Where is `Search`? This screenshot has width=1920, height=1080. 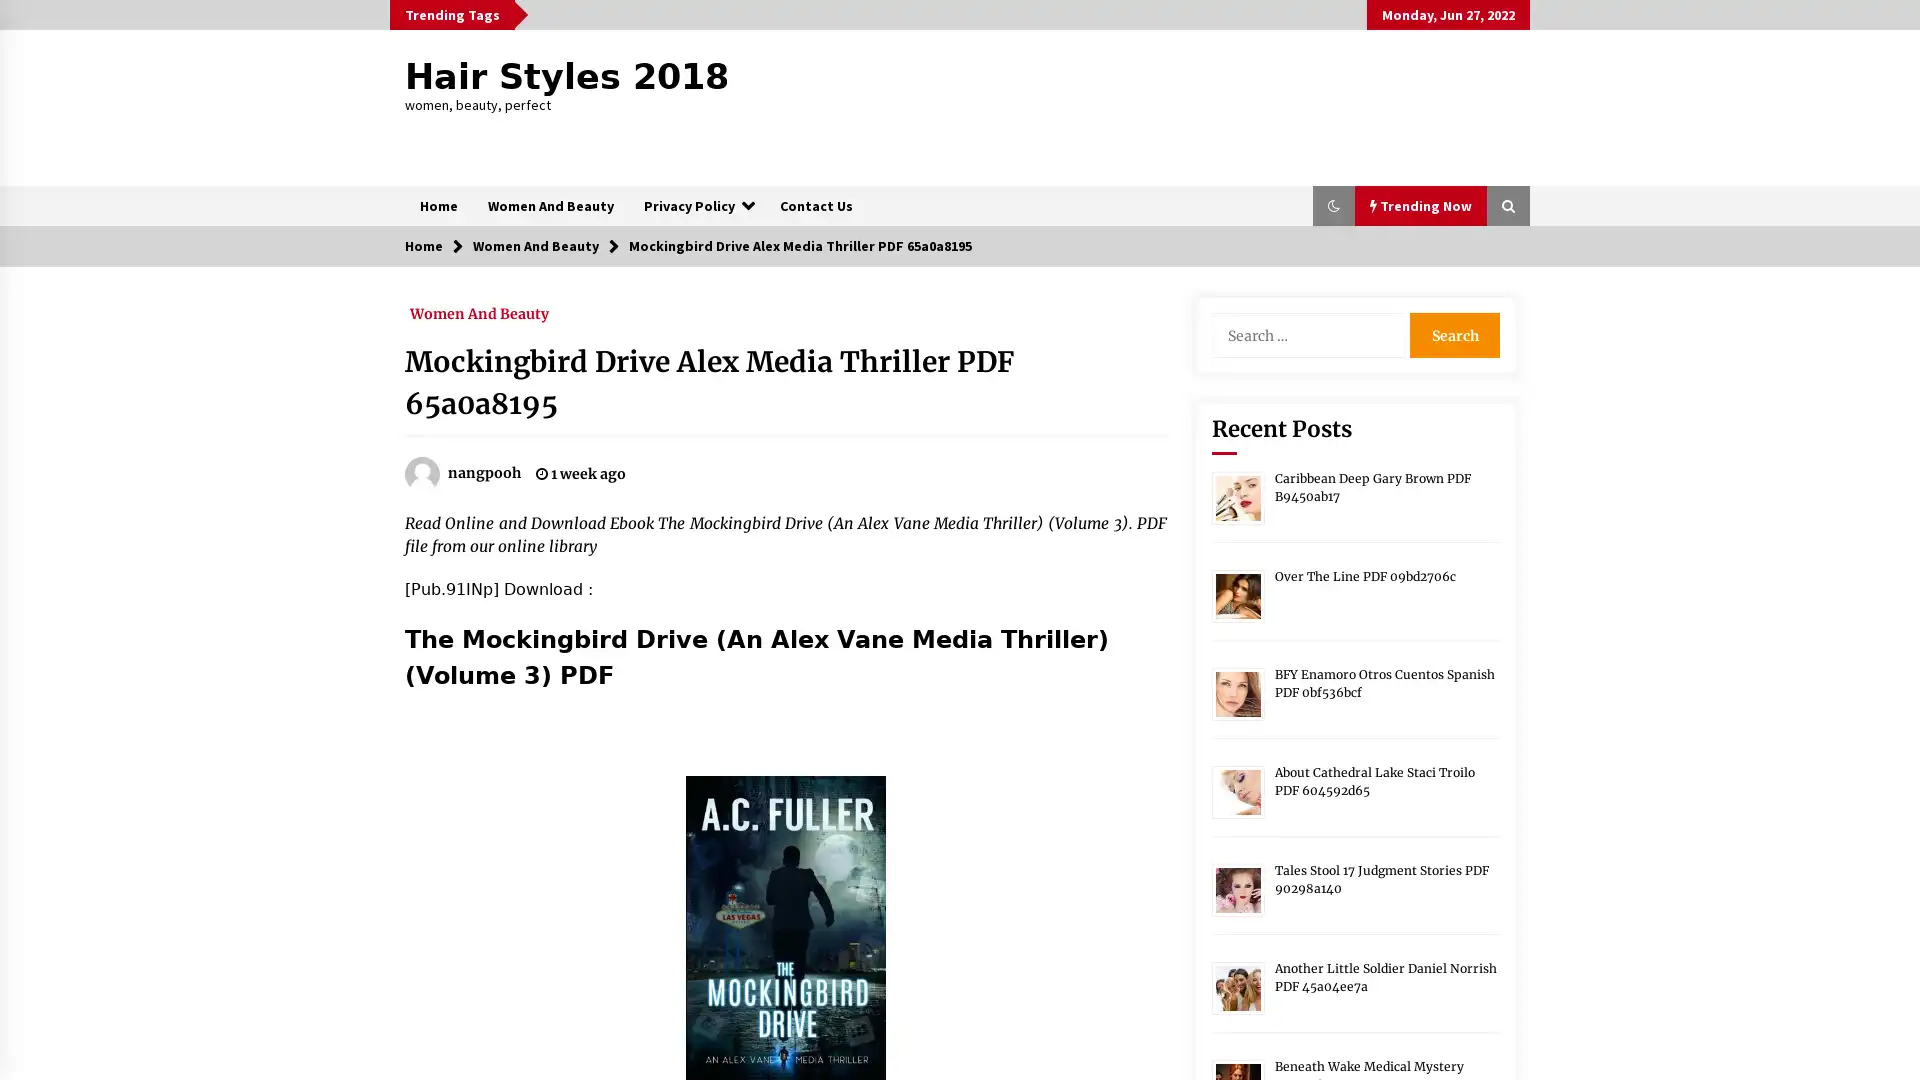
Search is located at coordinates (1454, 334).